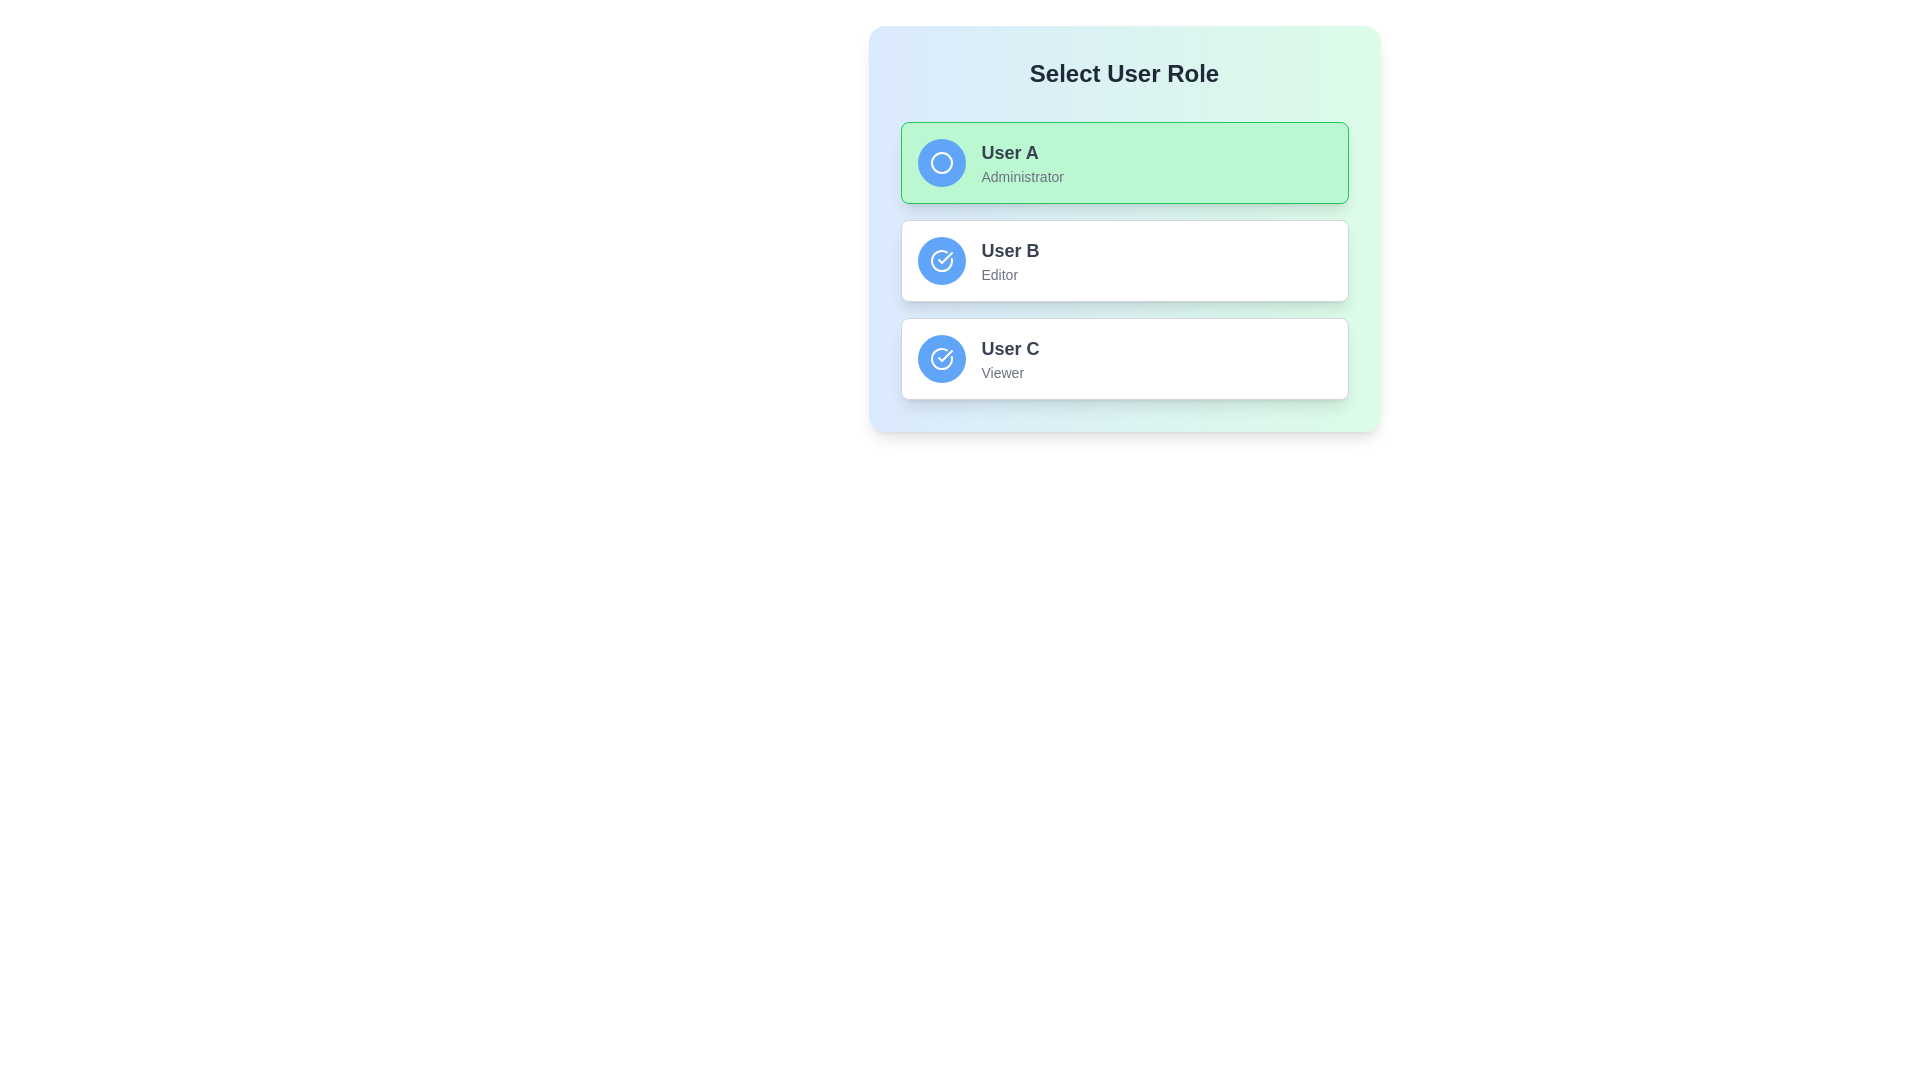 The width and height of the screenshot is (1920, 1080). Describe the element at coordinates (1010, 357) in the screenshot. I see `the label that displays 'User C' in bold and 'Viewer' in a smaller gray font, located to the right of a circular blue icon with a white check mark in the user role selection panel` at that location.